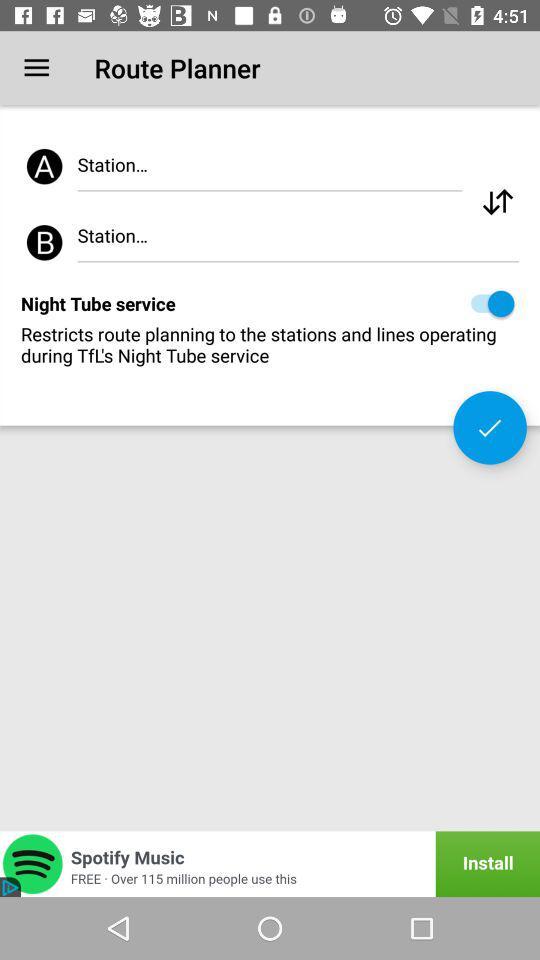  Describe the element at coordinates (489, 427) in the screenshot. I see `the icon on the right` at that location.